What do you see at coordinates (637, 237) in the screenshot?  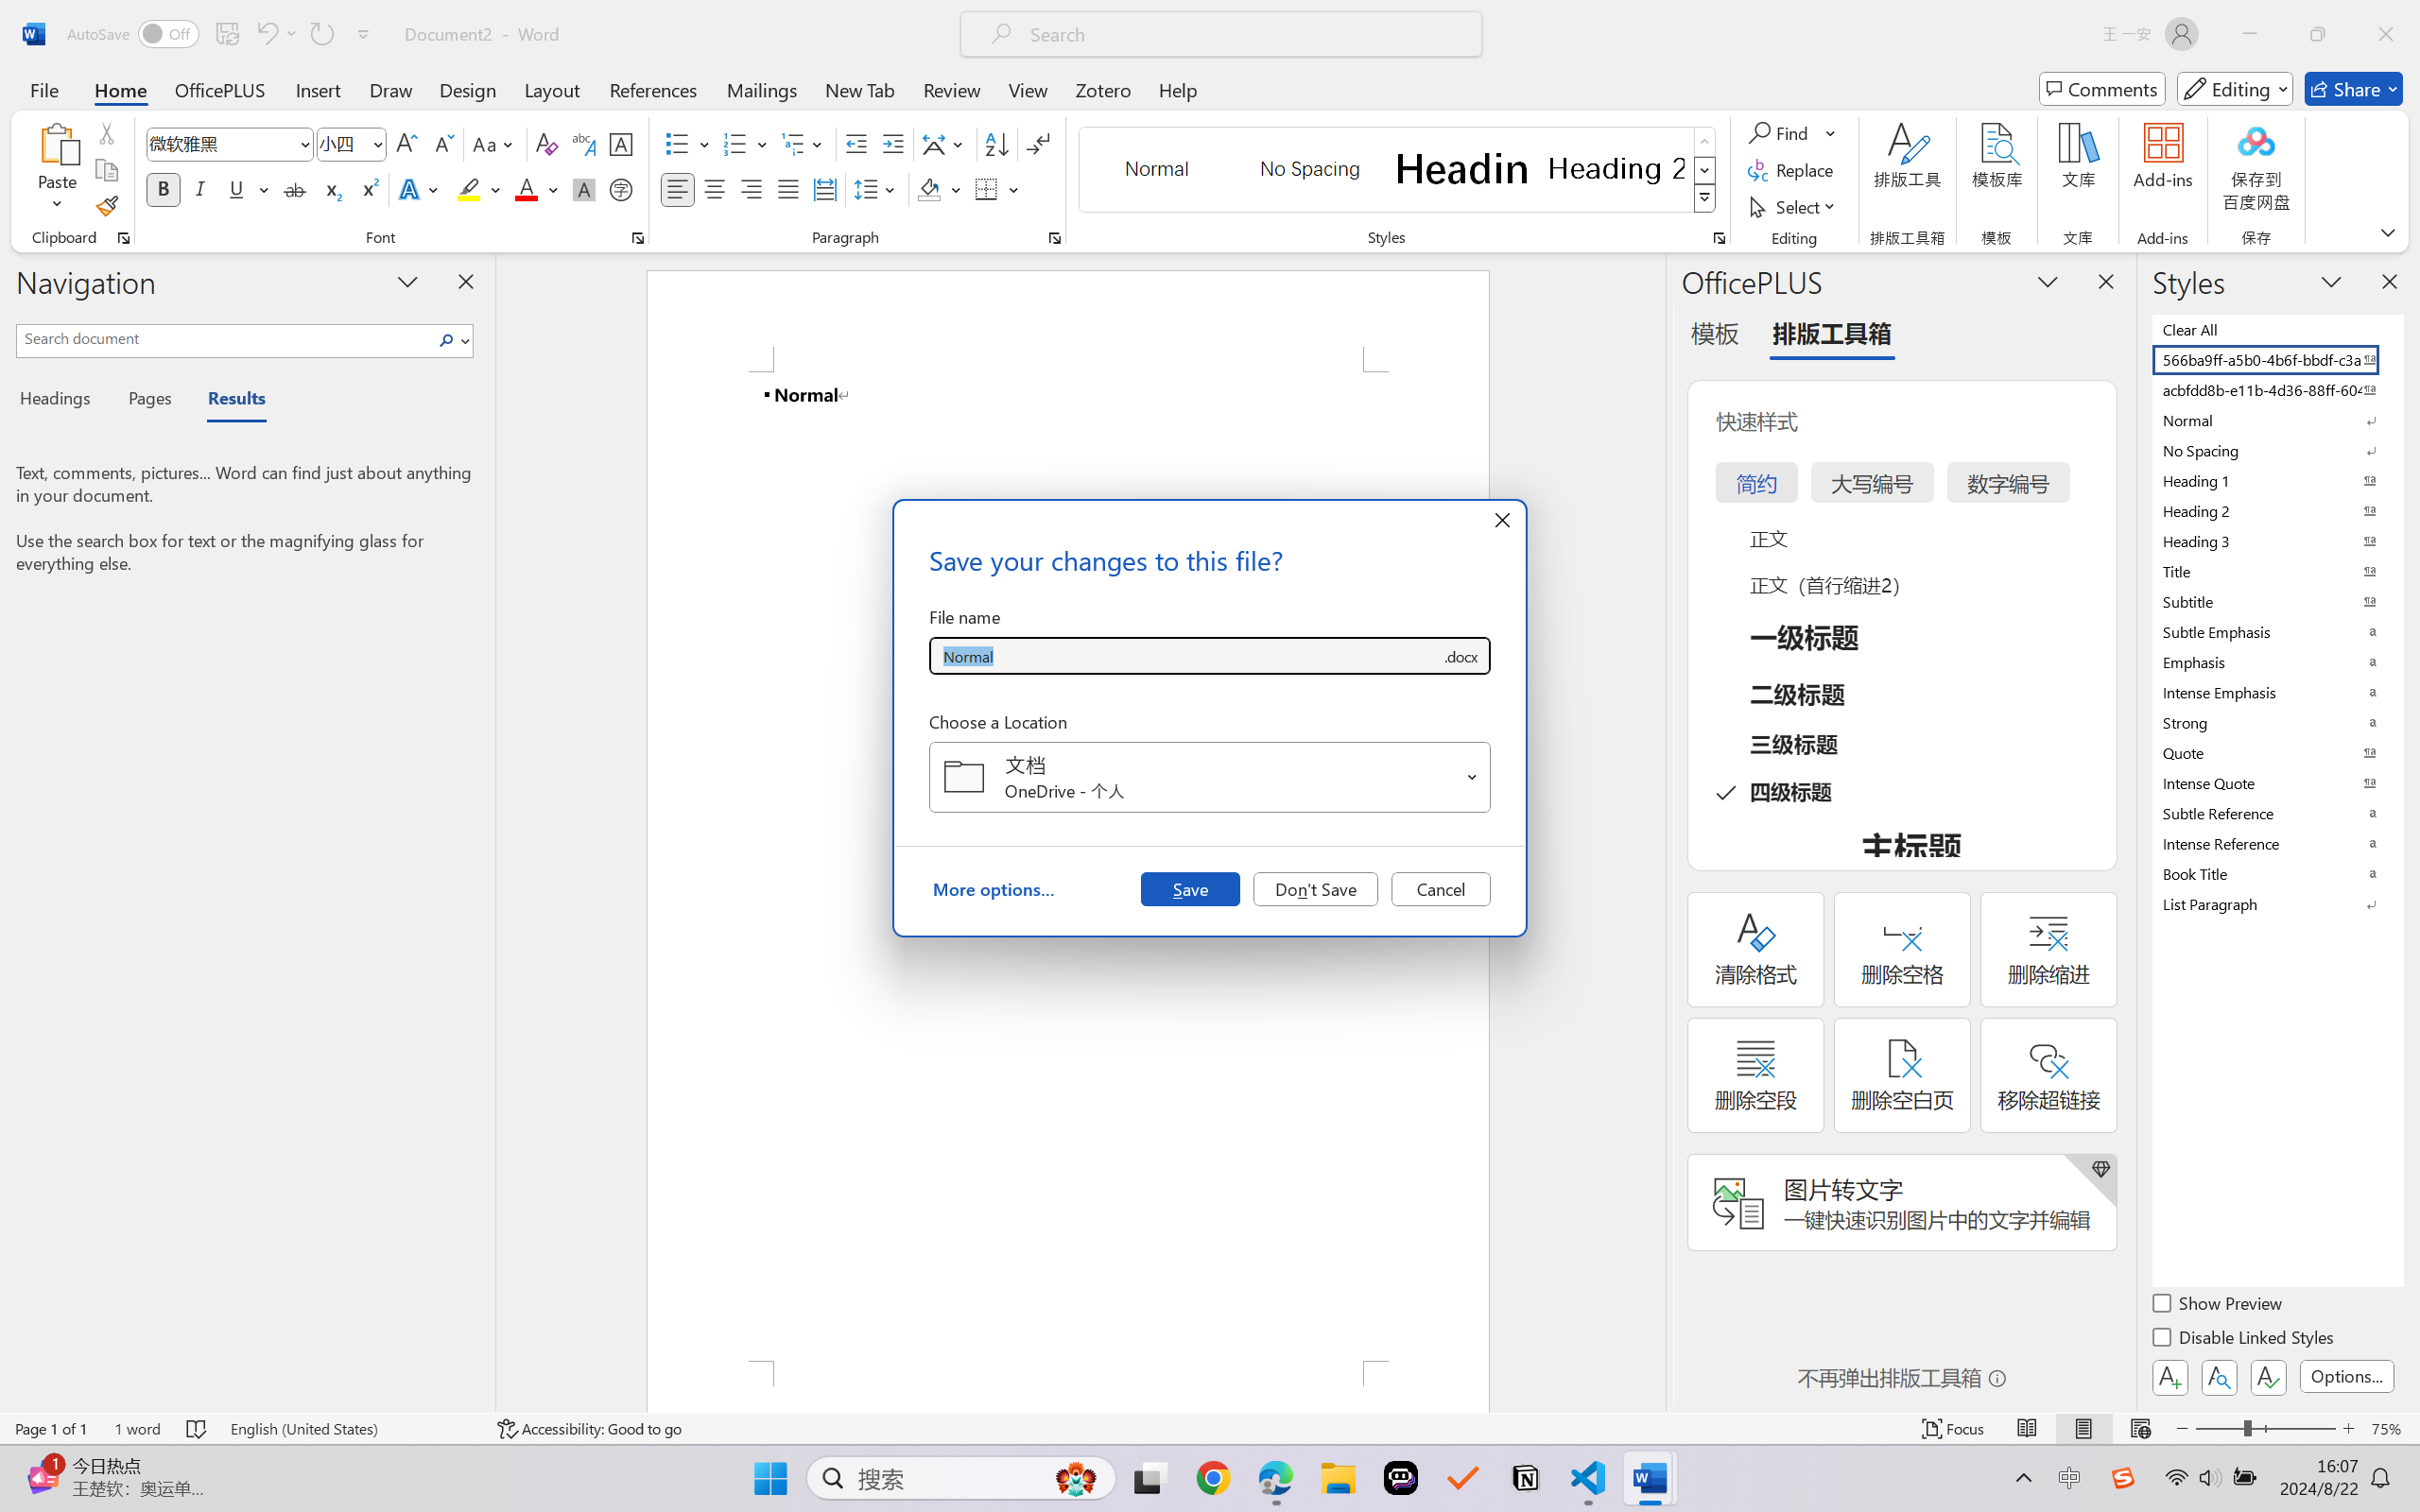 I see `'Font...'` at bounding box center [637, 237].